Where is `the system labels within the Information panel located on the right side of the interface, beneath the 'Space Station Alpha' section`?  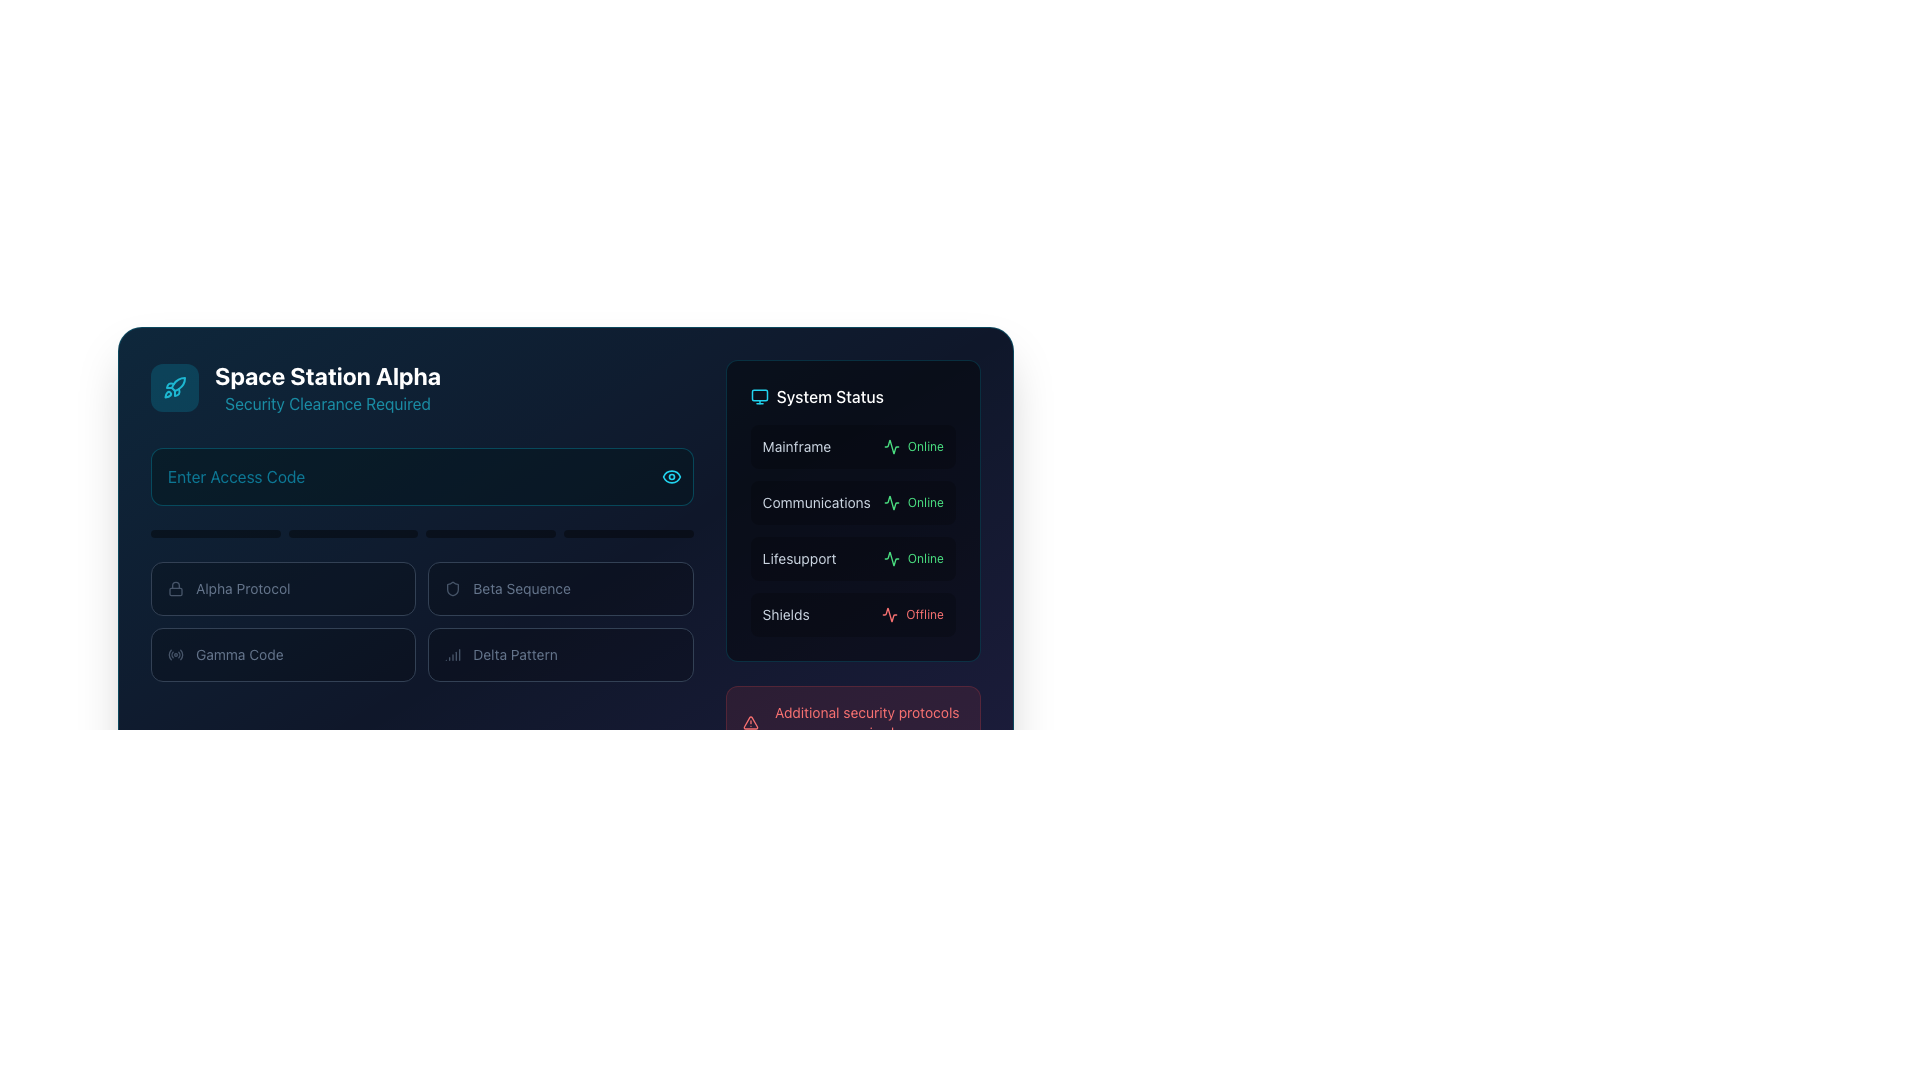
the system labels within the Information panel located on the right side of the interface, beneath the 'Space Station Alpha' section is located at coordinates (853, 599).